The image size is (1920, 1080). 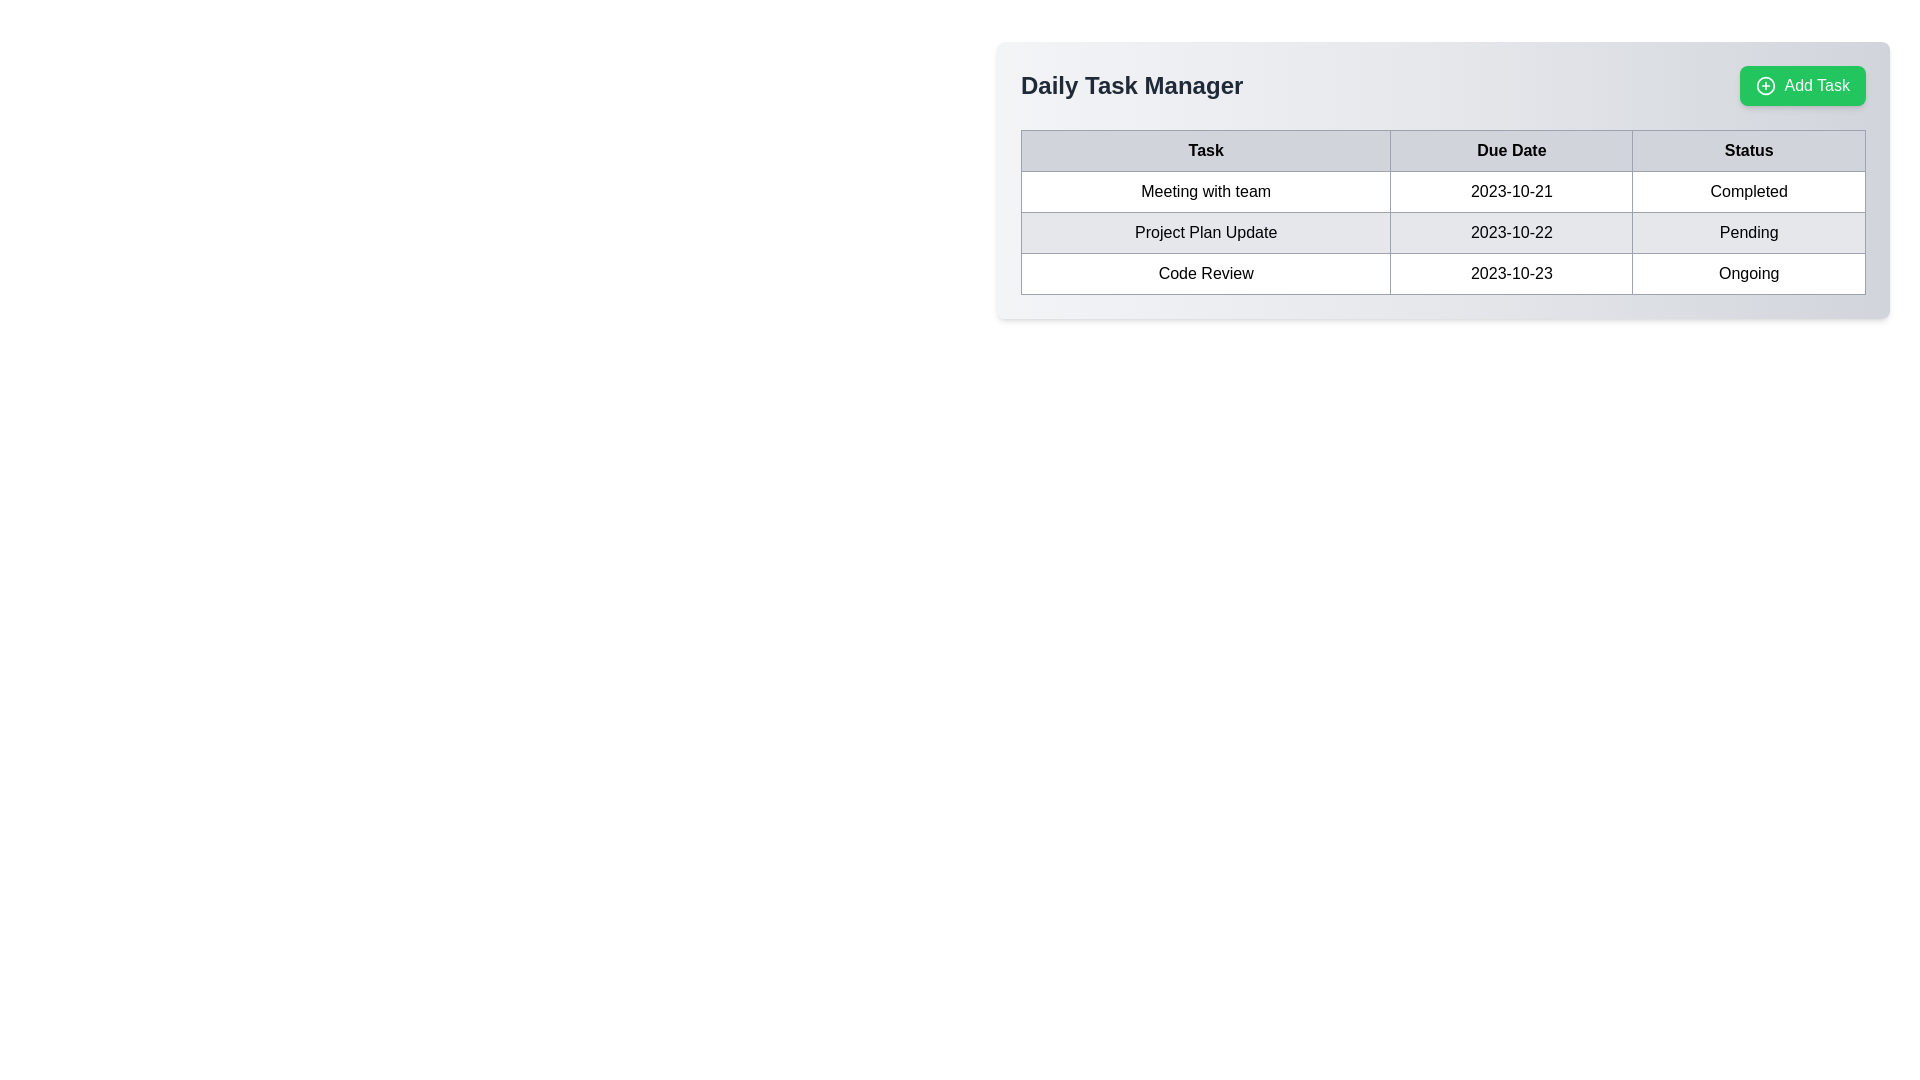 I want to click on the second row of the table displaying 'Project Plan Update', which is located between 'Meeting with team' and 'Code Review', so click(x=1443, y=231).